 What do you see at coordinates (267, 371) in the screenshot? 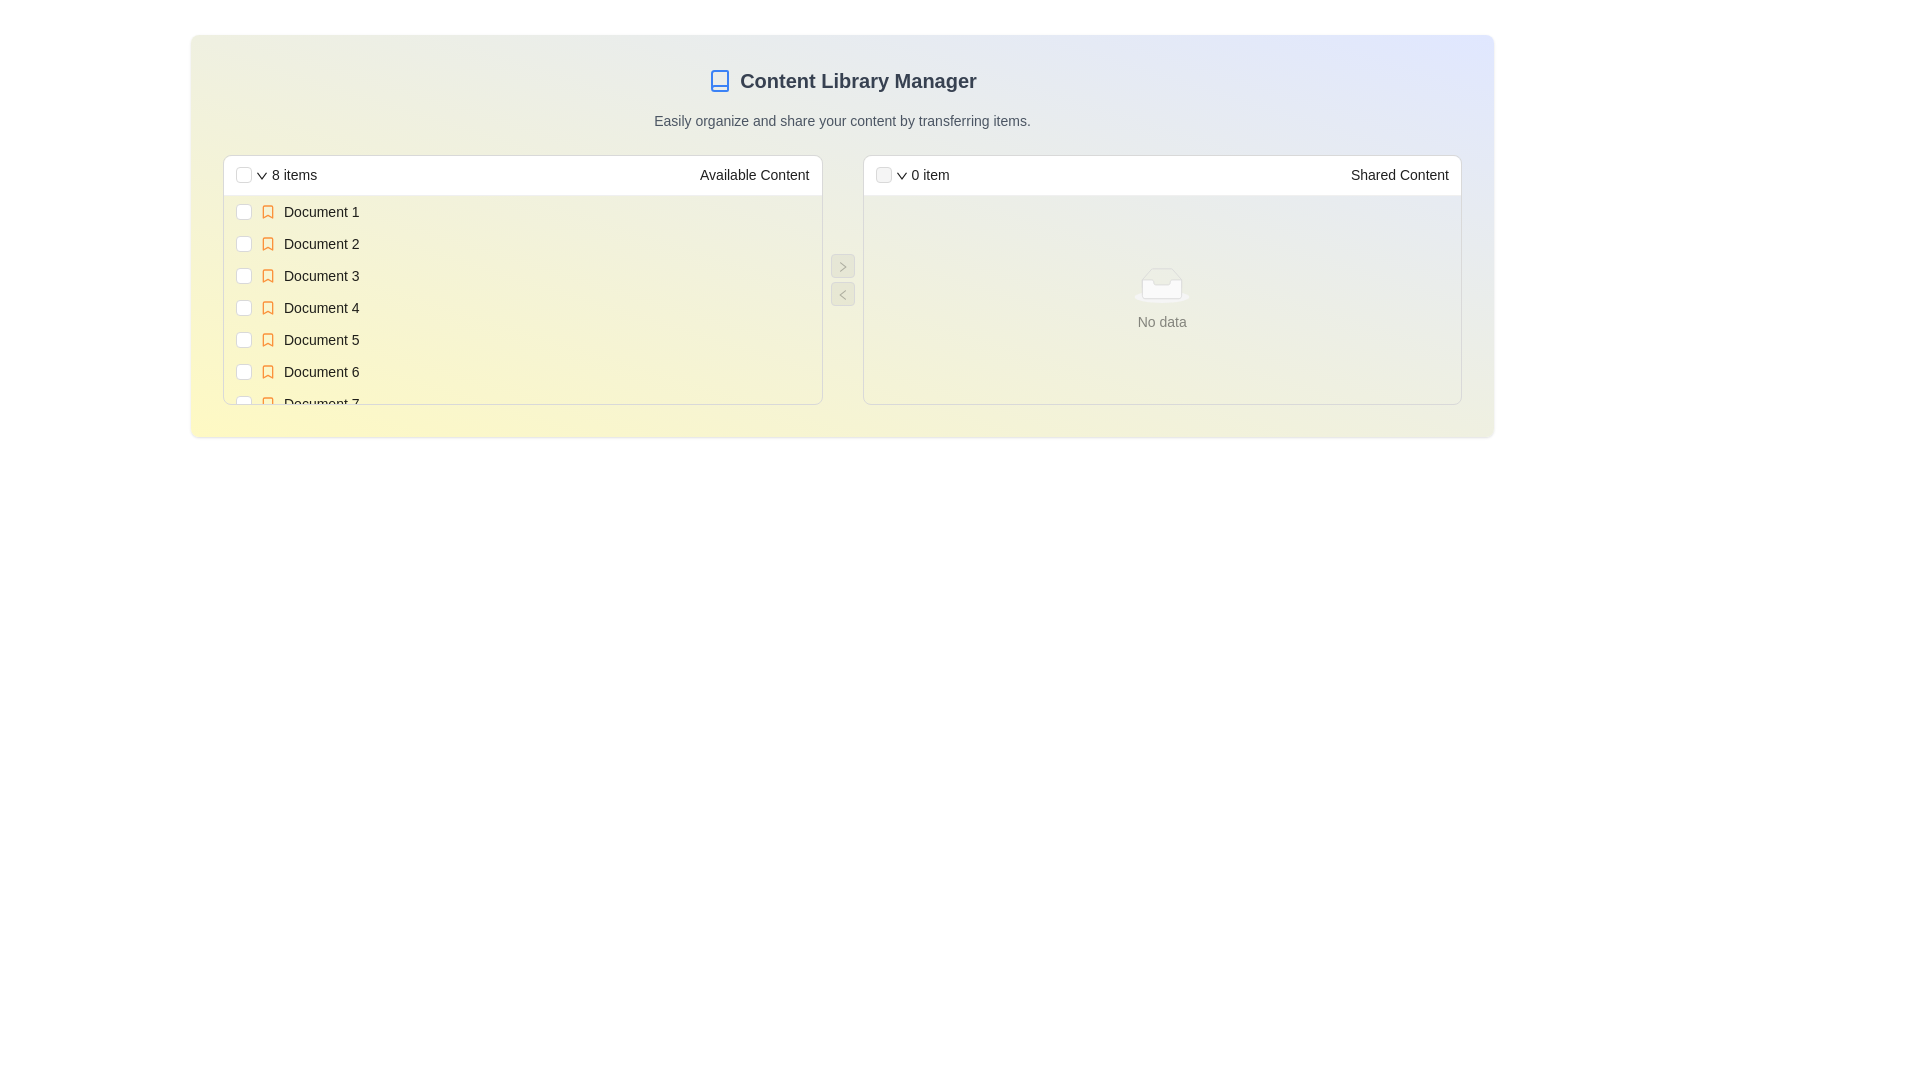
I see `the selected orange bookmark icon adjacent to 'Document 6'` at bounding box center [267, 371].